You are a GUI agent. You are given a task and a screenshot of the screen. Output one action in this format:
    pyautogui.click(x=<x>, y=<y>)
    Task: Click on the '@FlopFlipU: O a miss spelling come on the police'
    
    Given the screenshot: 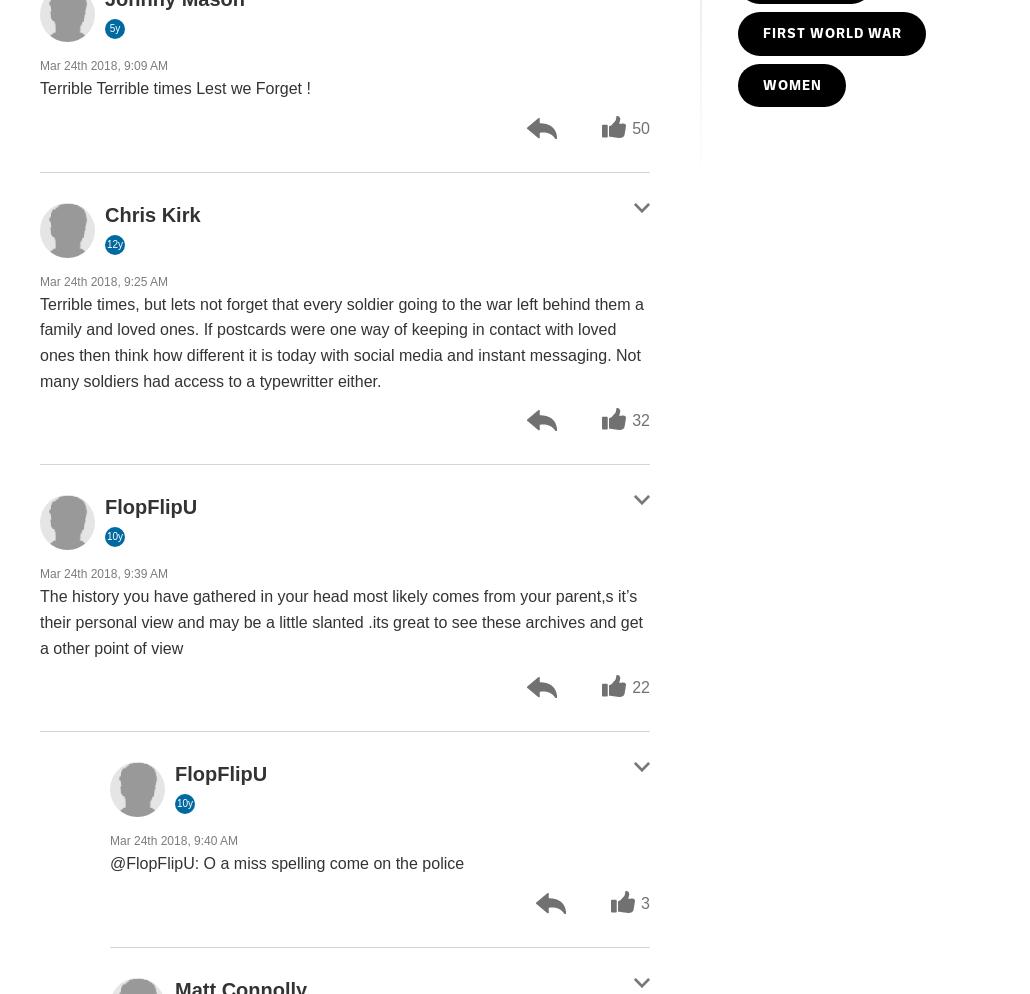 What is the action you would take?
    pyautogui.click(x=285, y=863)
    